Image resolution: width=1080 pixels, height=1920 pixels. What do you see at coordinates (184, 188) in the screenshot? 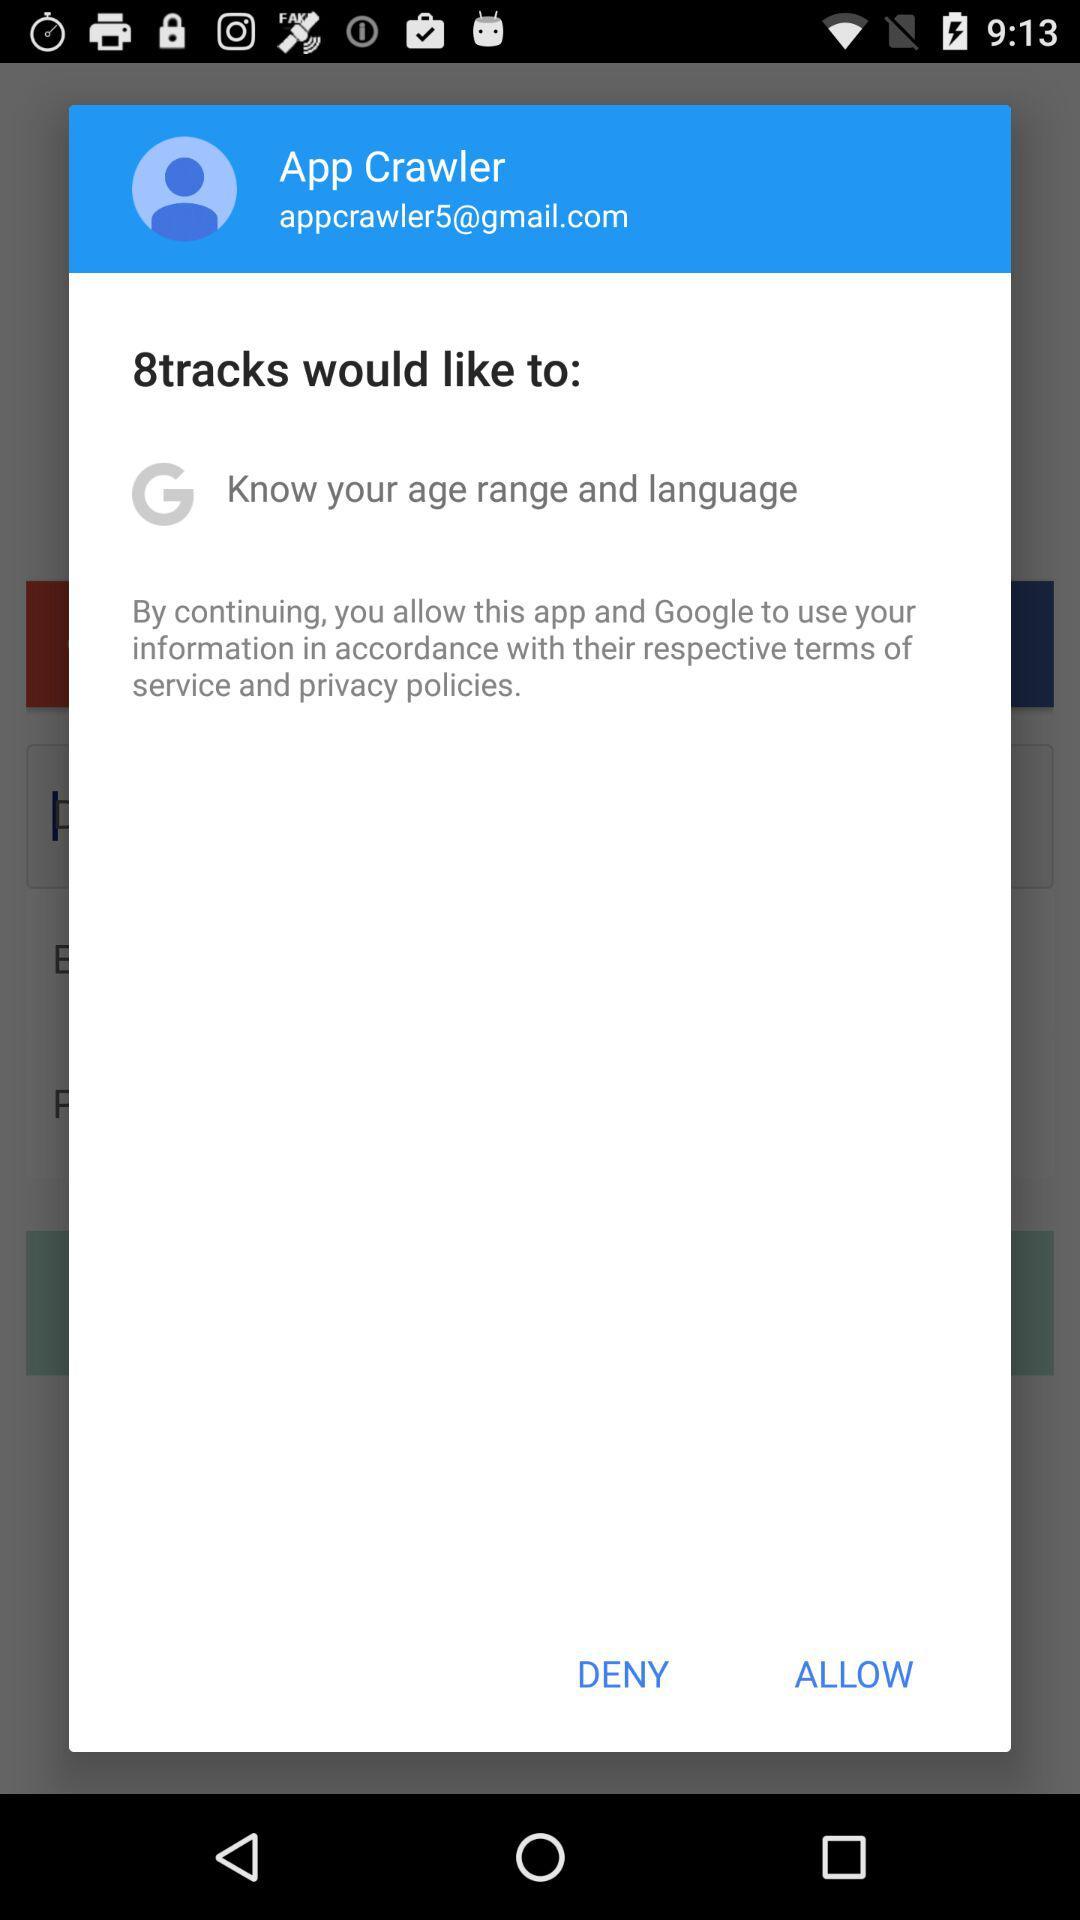
I see `app above the 8tracks would like app` at bounding box center [184, 188].